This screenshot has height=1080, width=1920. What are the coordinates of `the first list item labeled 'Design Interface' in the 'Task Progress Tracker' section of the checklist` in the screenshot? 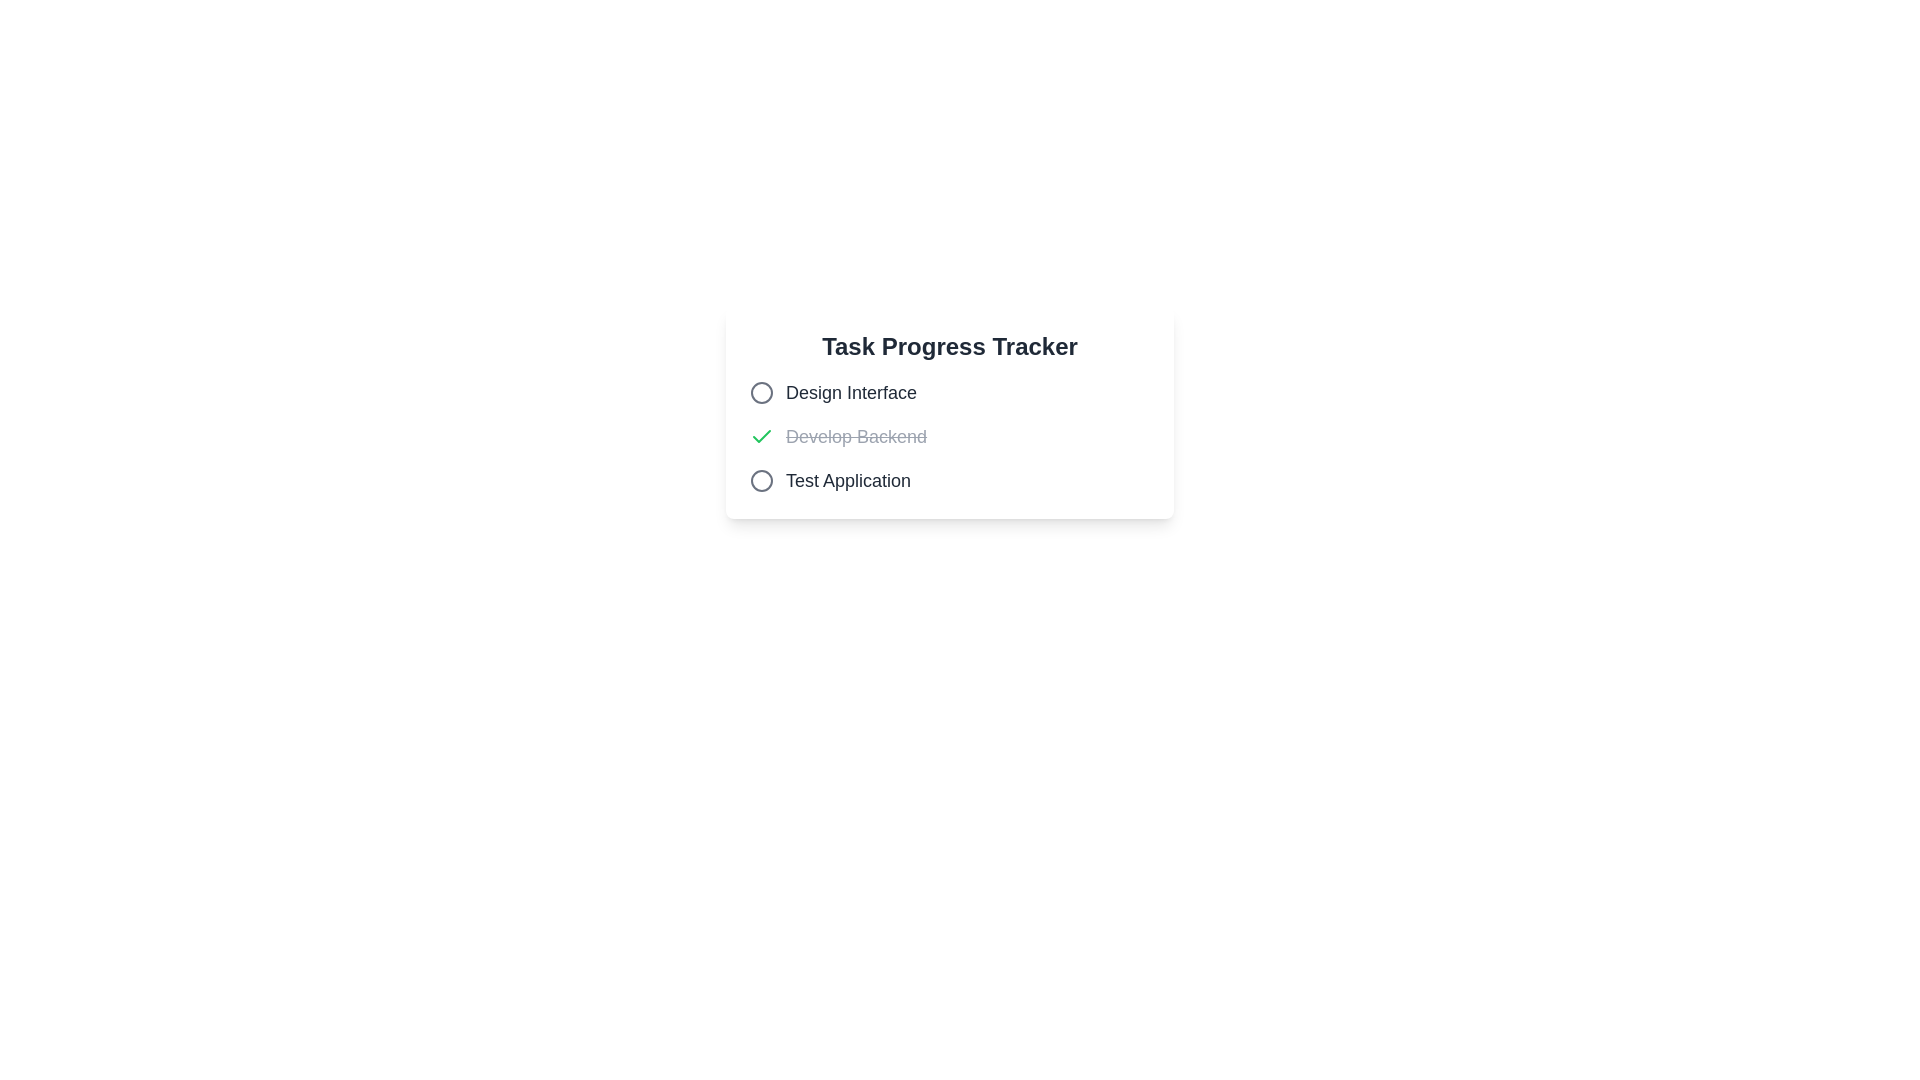 It's located at (949, 393).